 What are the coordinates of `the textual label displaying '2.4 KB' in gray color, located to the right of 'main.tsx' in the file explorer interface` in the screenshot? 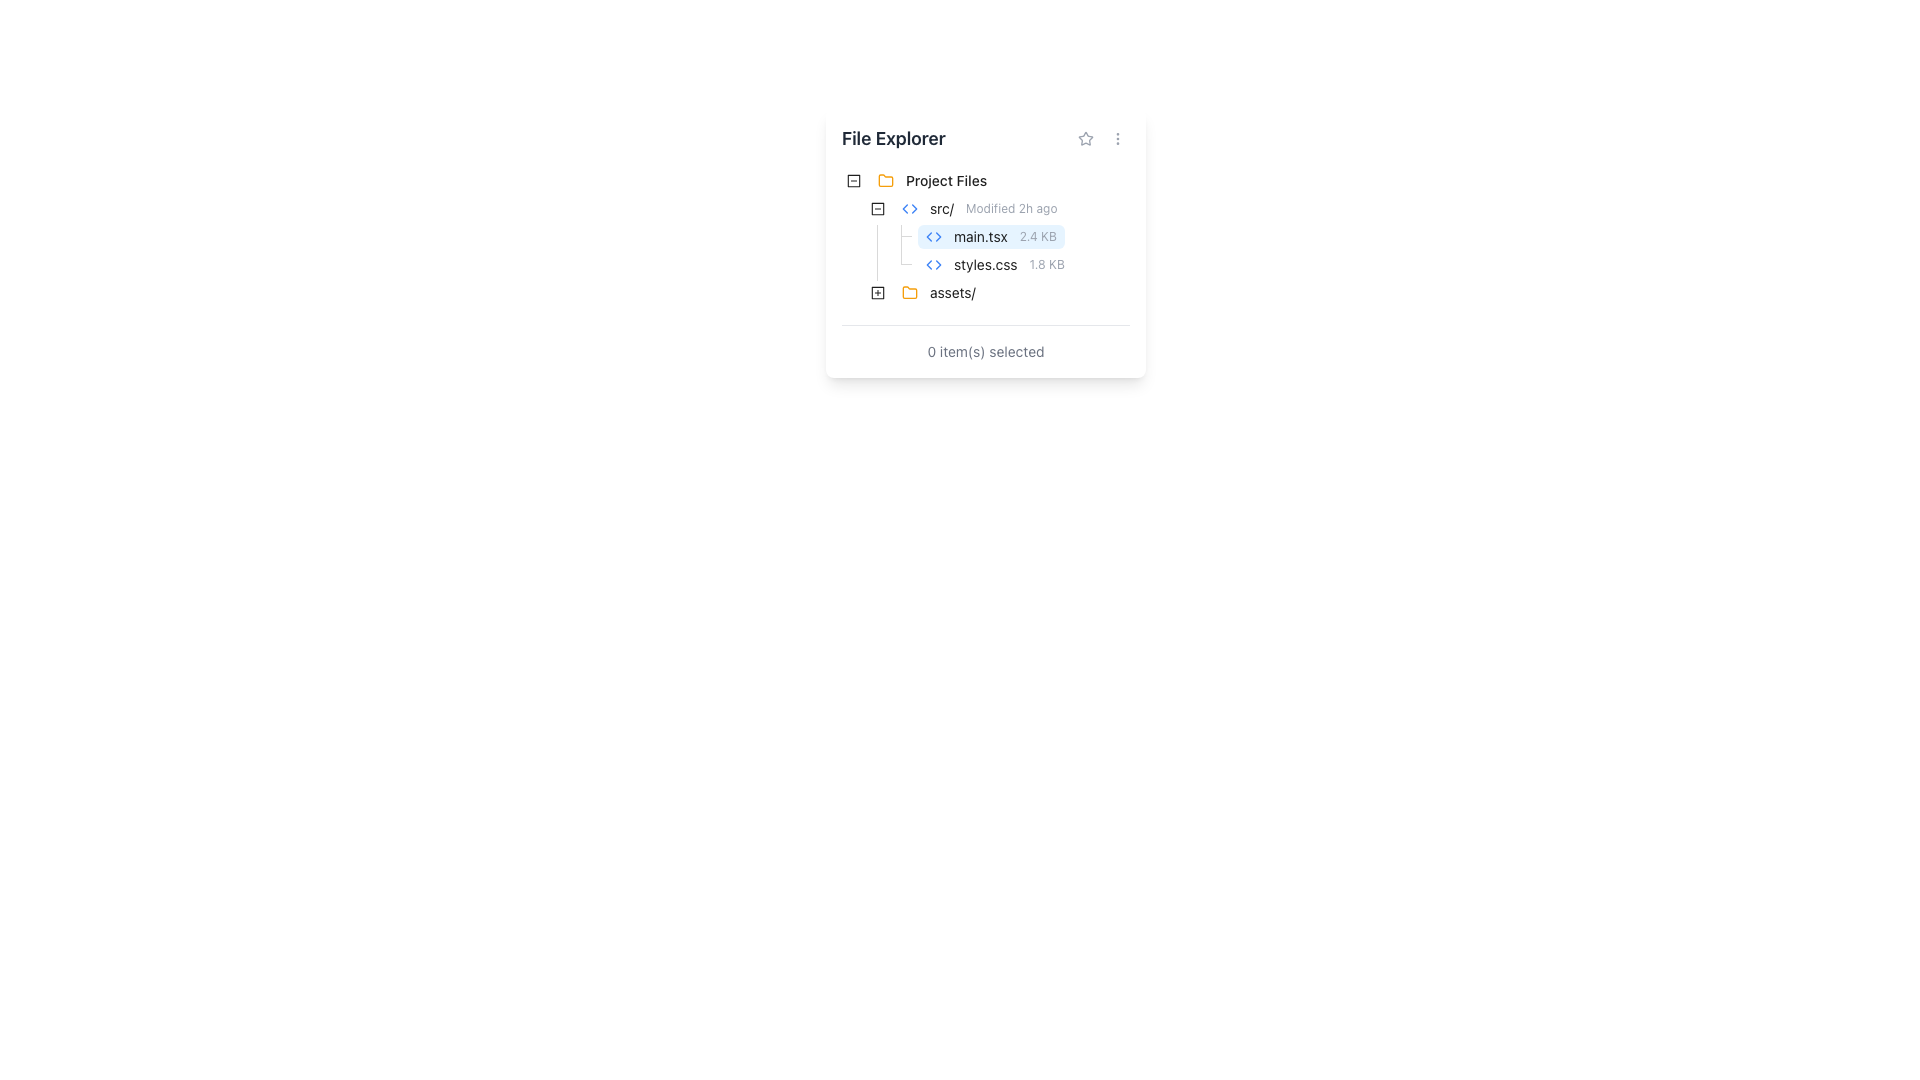 It's located at (1038, 235).